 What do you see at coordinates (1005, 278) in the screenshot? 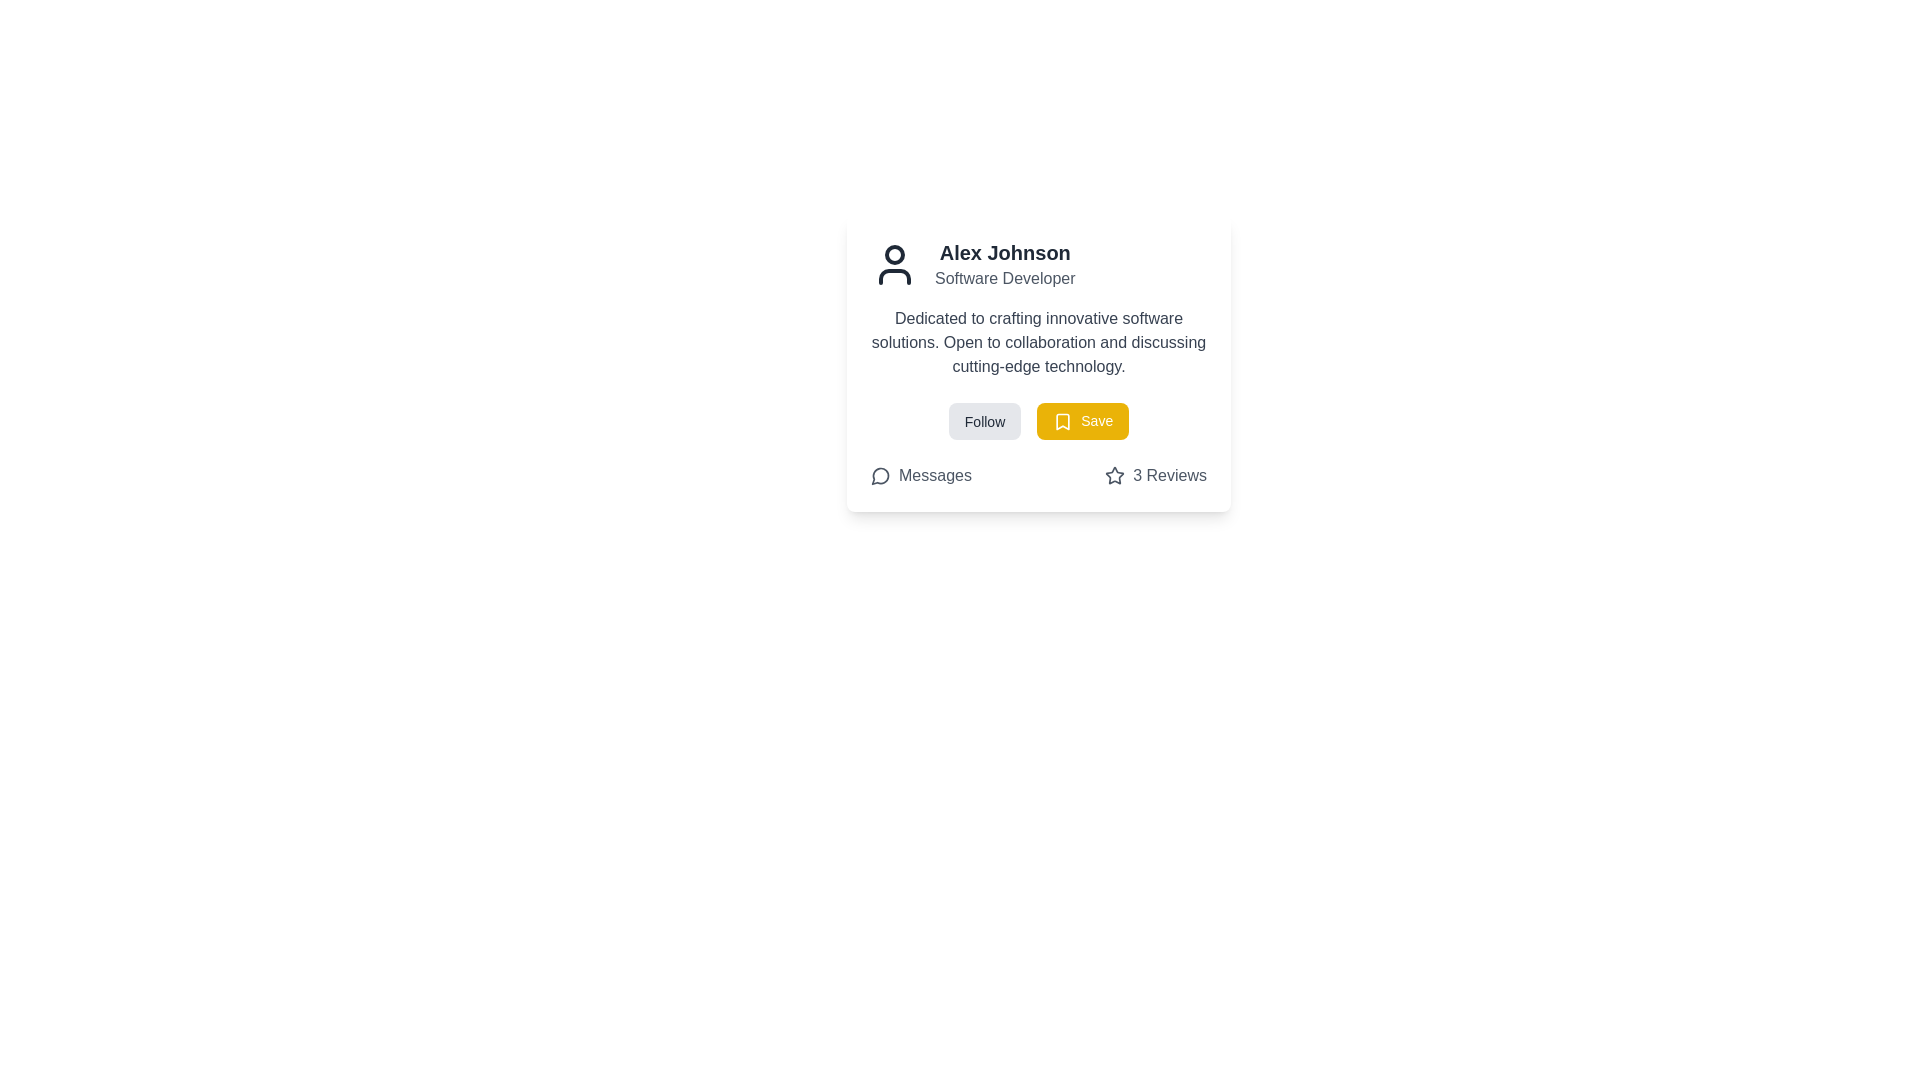
I see `the text label styled in gray font reading 'Software Developer', which is located directly below the bolded name 'Alex Johnson' in the upper central area of the card` at bounding box center [1005, 278].